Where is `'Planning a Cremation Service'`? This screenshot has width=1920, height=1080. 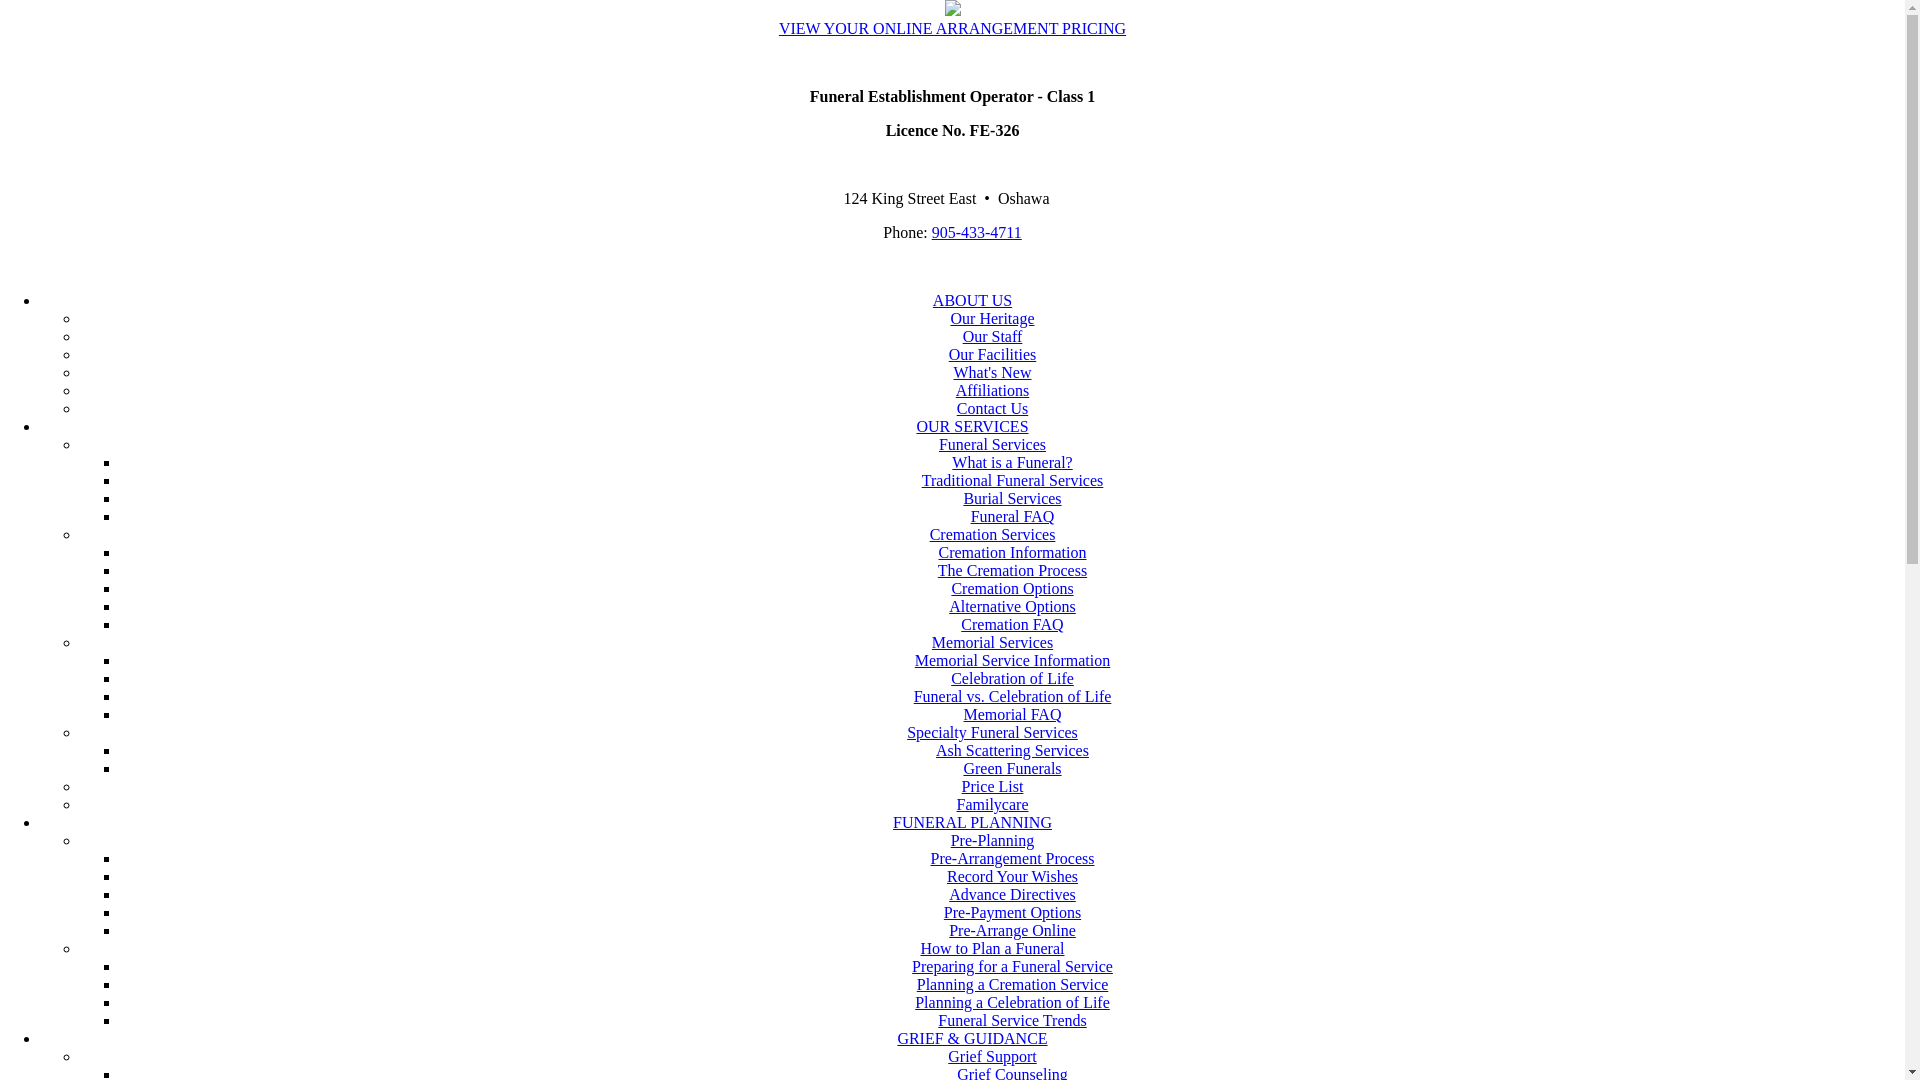 'Planning a Cremation Service' is located at coordinates (1012, 983).